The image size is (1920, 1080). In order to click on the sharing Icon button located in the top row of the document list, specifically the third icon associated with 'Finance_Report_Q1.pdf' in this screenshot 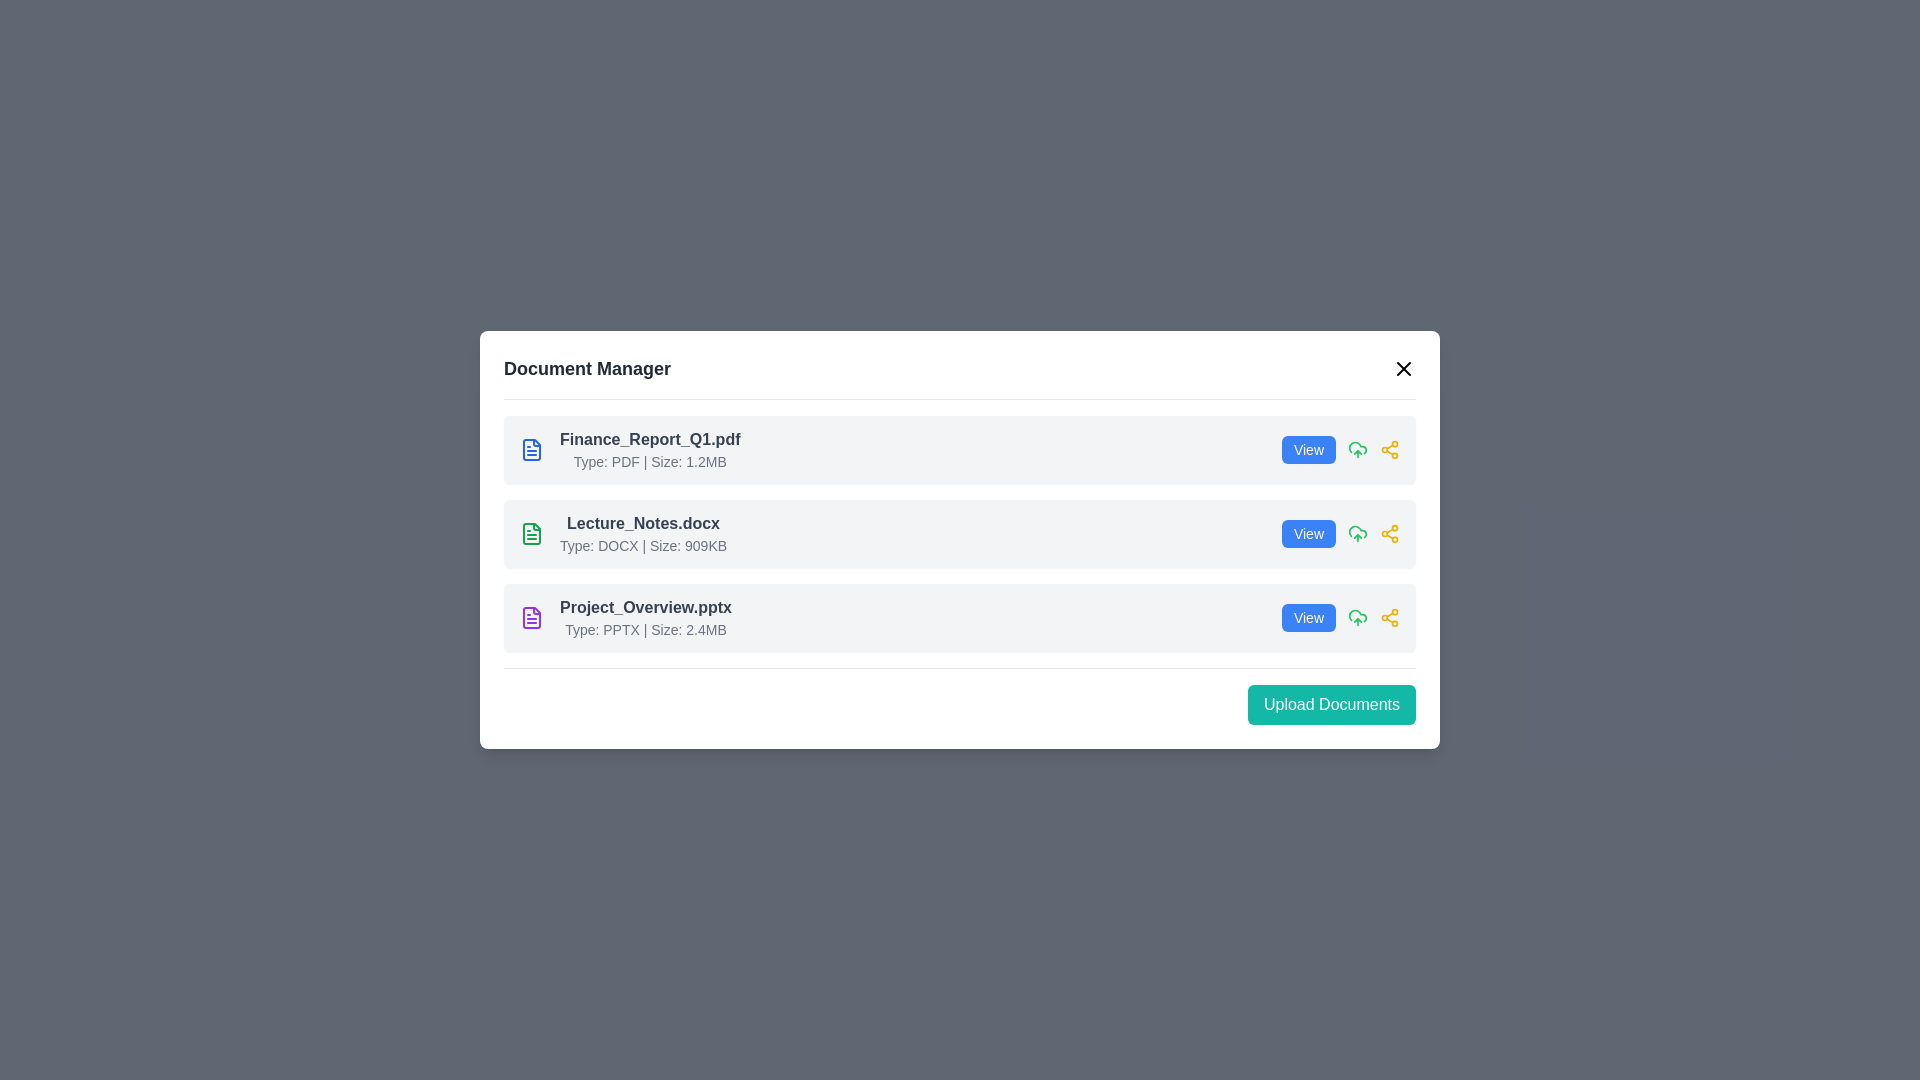, I will do `click(1389, 450)`.